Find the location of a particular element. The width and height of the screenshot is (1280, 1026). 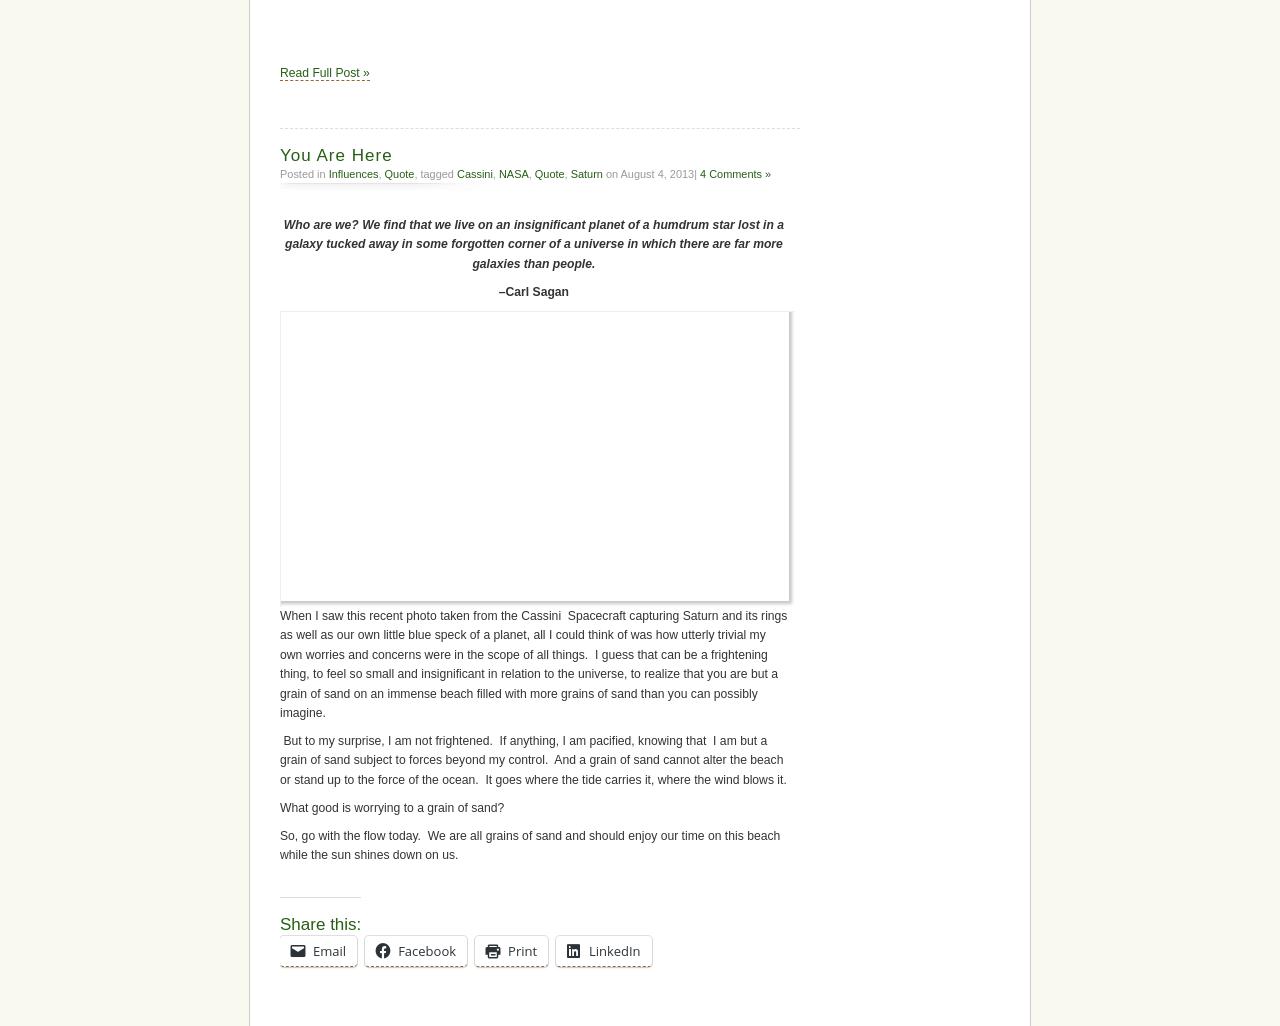

'4 Comments »' is located at coordinates (734, 171).